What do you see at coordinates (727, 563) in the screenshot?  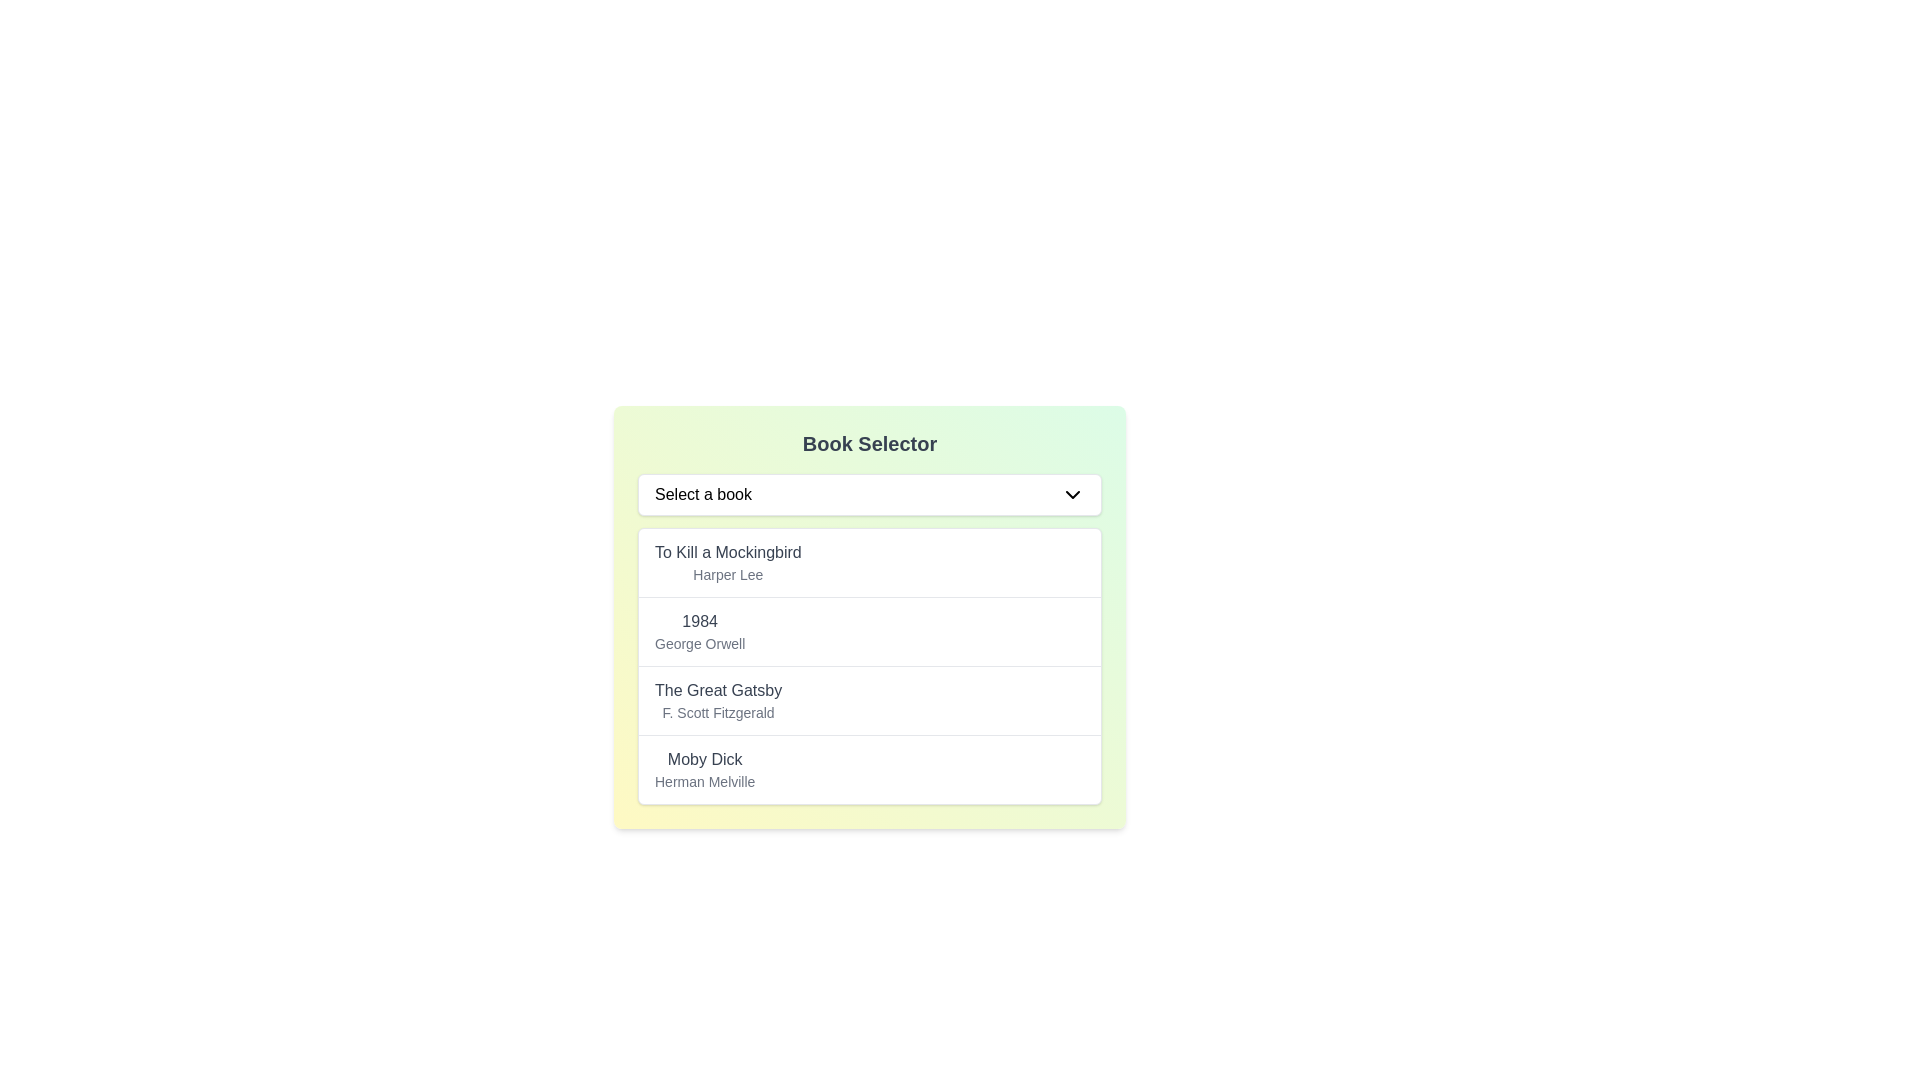 I see `the text display labeled 'To Kill a Mockingbird' in the book selector list` at bounding box center [727, 563].